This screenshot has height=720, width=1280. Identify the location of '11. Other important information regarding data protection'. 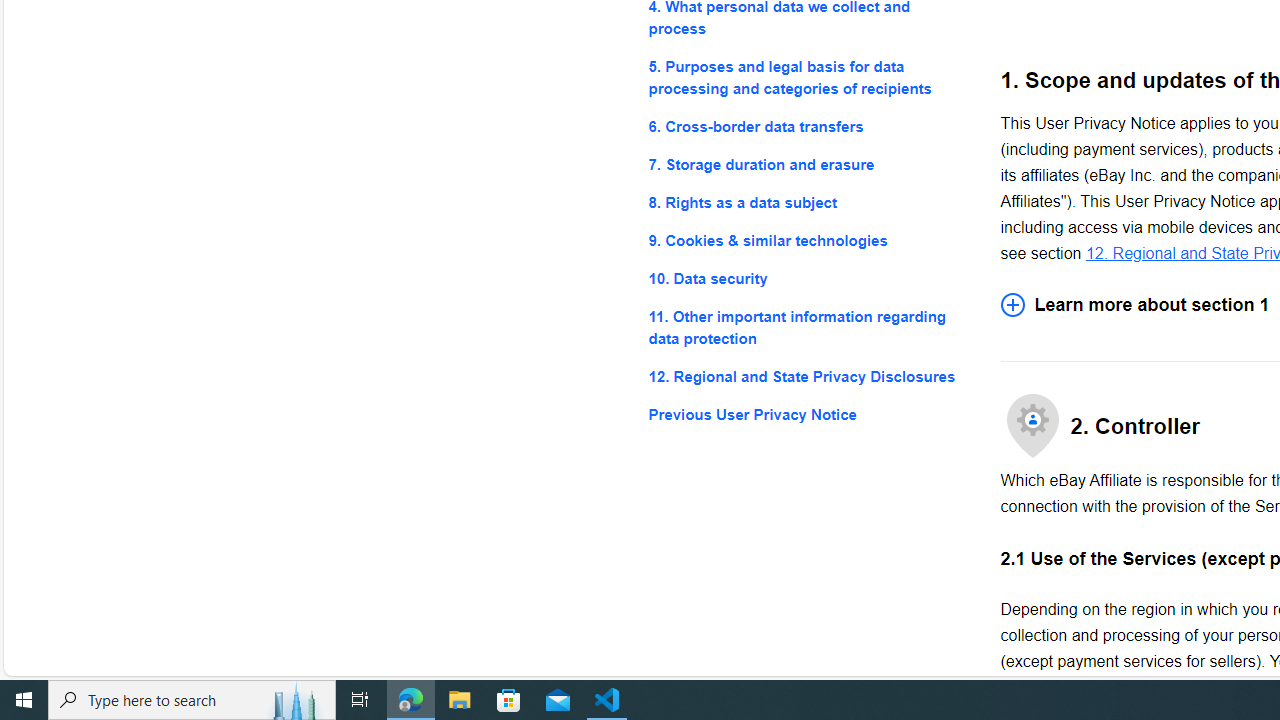
(808, 327).